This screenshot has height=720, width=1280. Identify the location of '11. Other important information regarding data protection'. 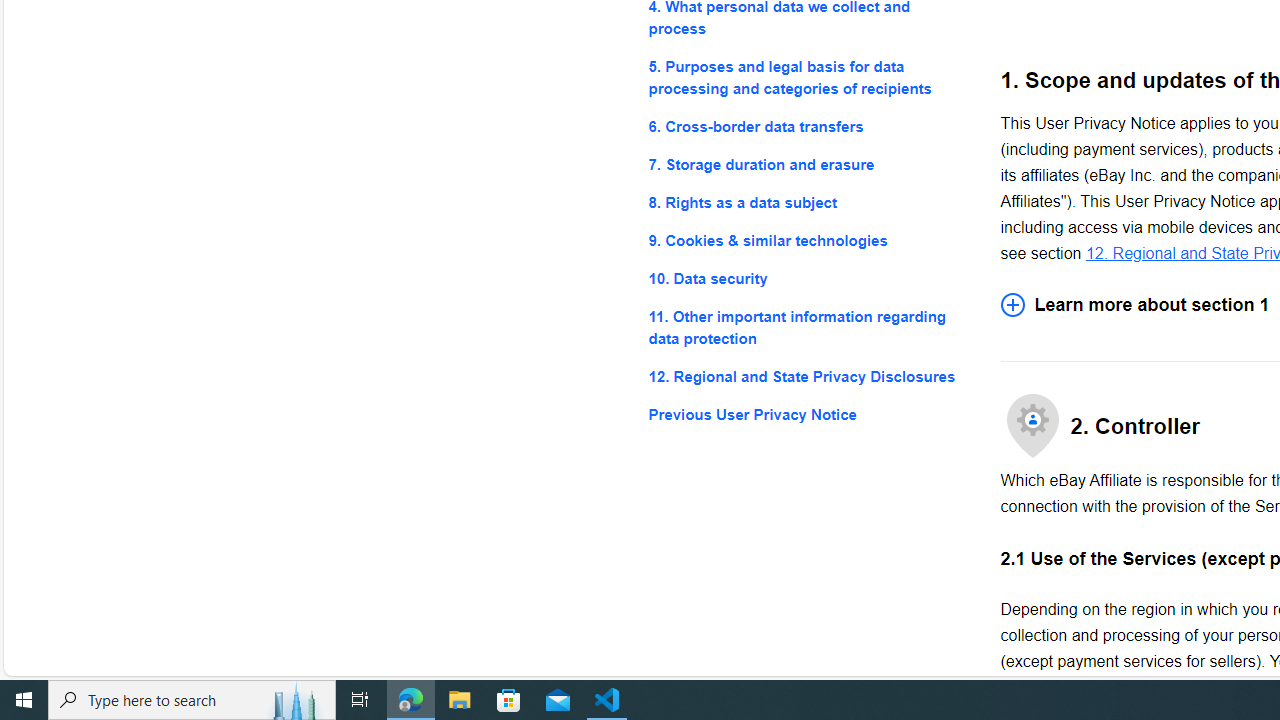
(808, 327).